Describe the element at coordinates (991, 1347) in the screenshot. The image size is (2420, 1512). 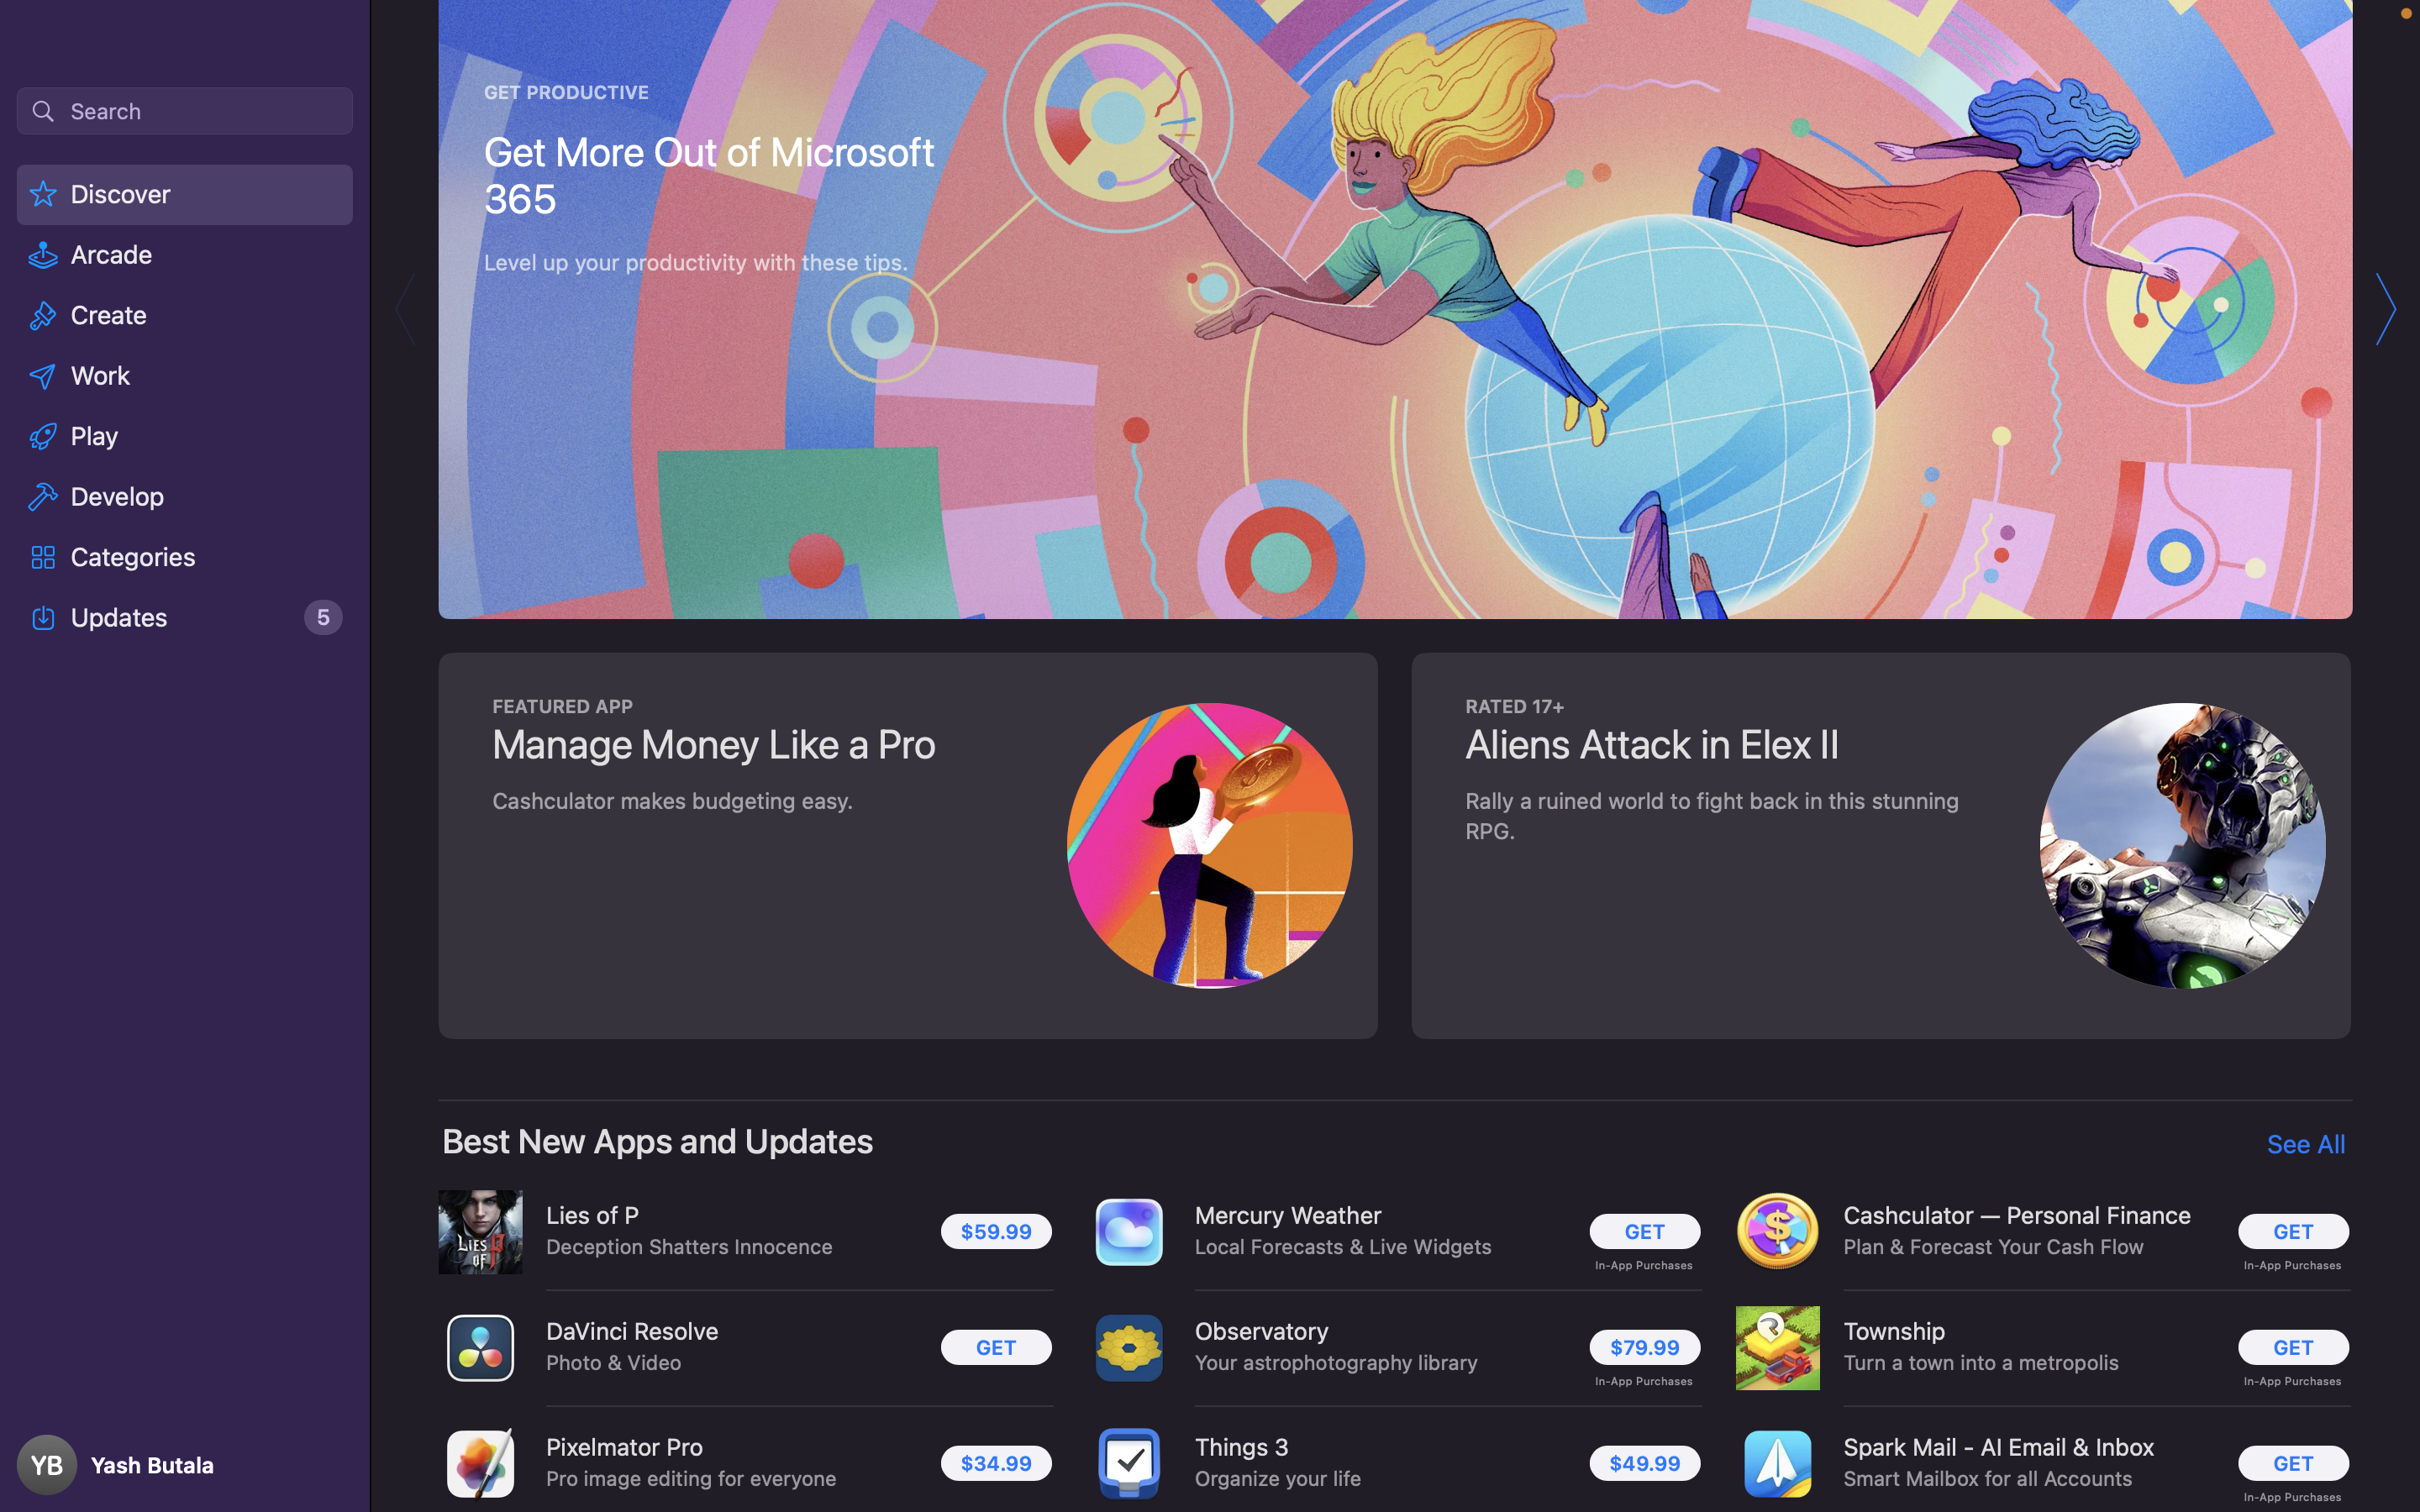
I see `Install the "DaVinci Resolve" application` at that location.